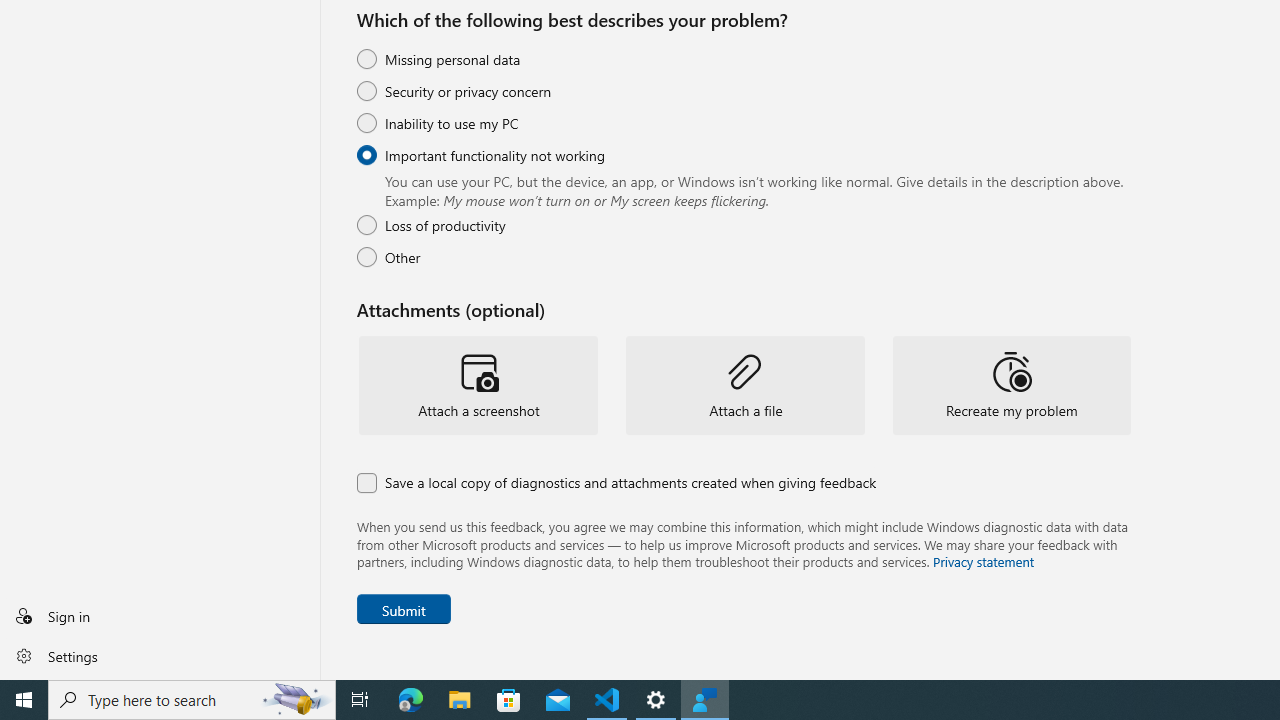  What do you see at coordinates (1011, 385) in the screenshot?
I see `'Recreate my problem'` at bounding box center [1011, 385].